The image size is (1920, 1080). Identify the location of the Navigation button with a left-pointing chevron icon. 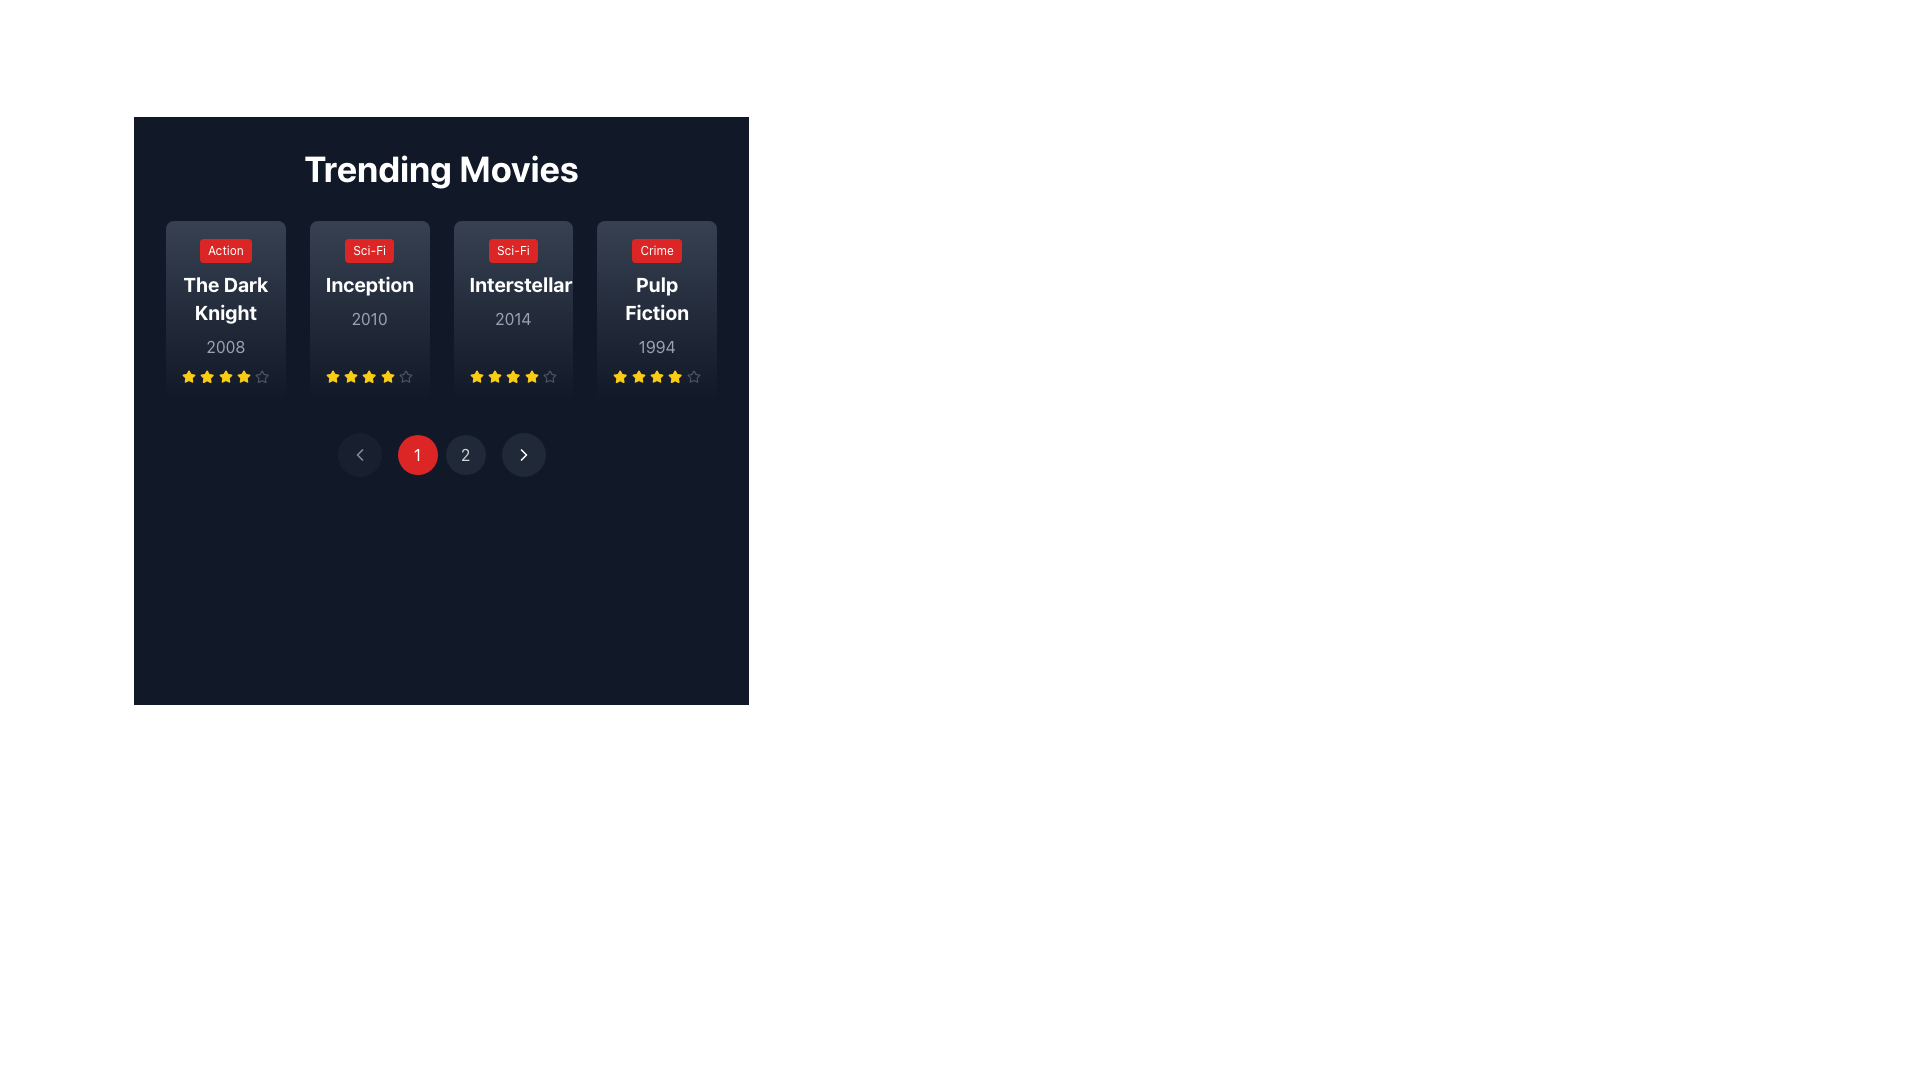
(359, 454).